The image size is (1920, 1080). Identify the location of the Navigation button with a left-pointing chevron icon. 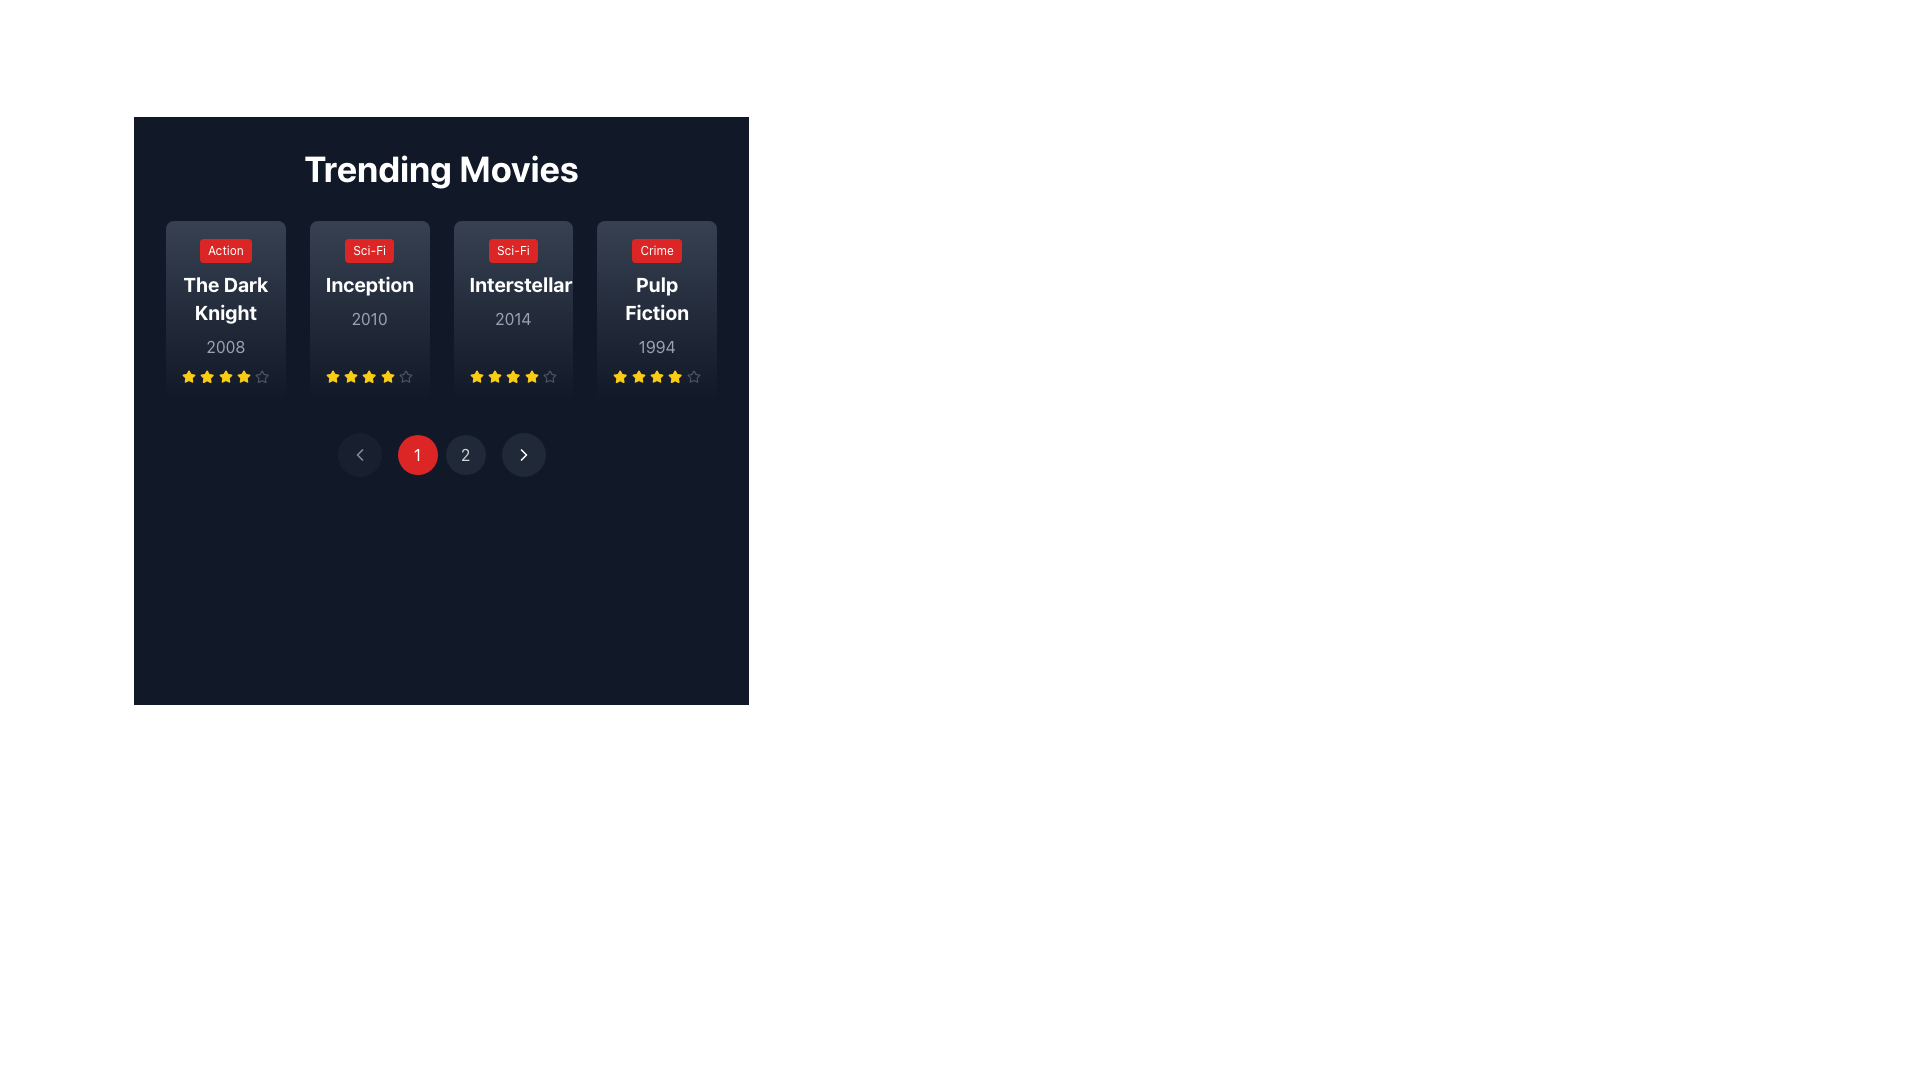
(359, 454).